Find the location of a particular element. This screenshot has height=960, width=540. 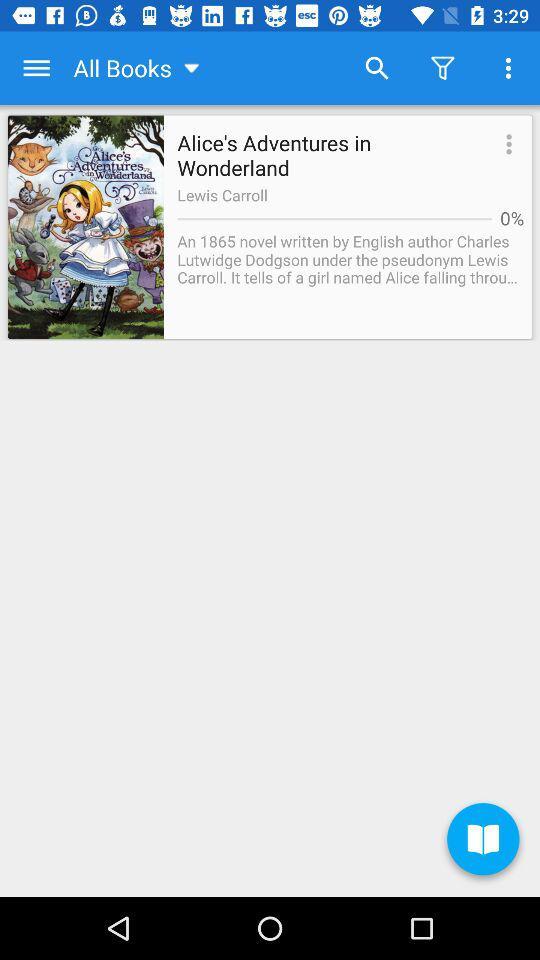

icon next to the all books icon is located at coordinates (377, 68).